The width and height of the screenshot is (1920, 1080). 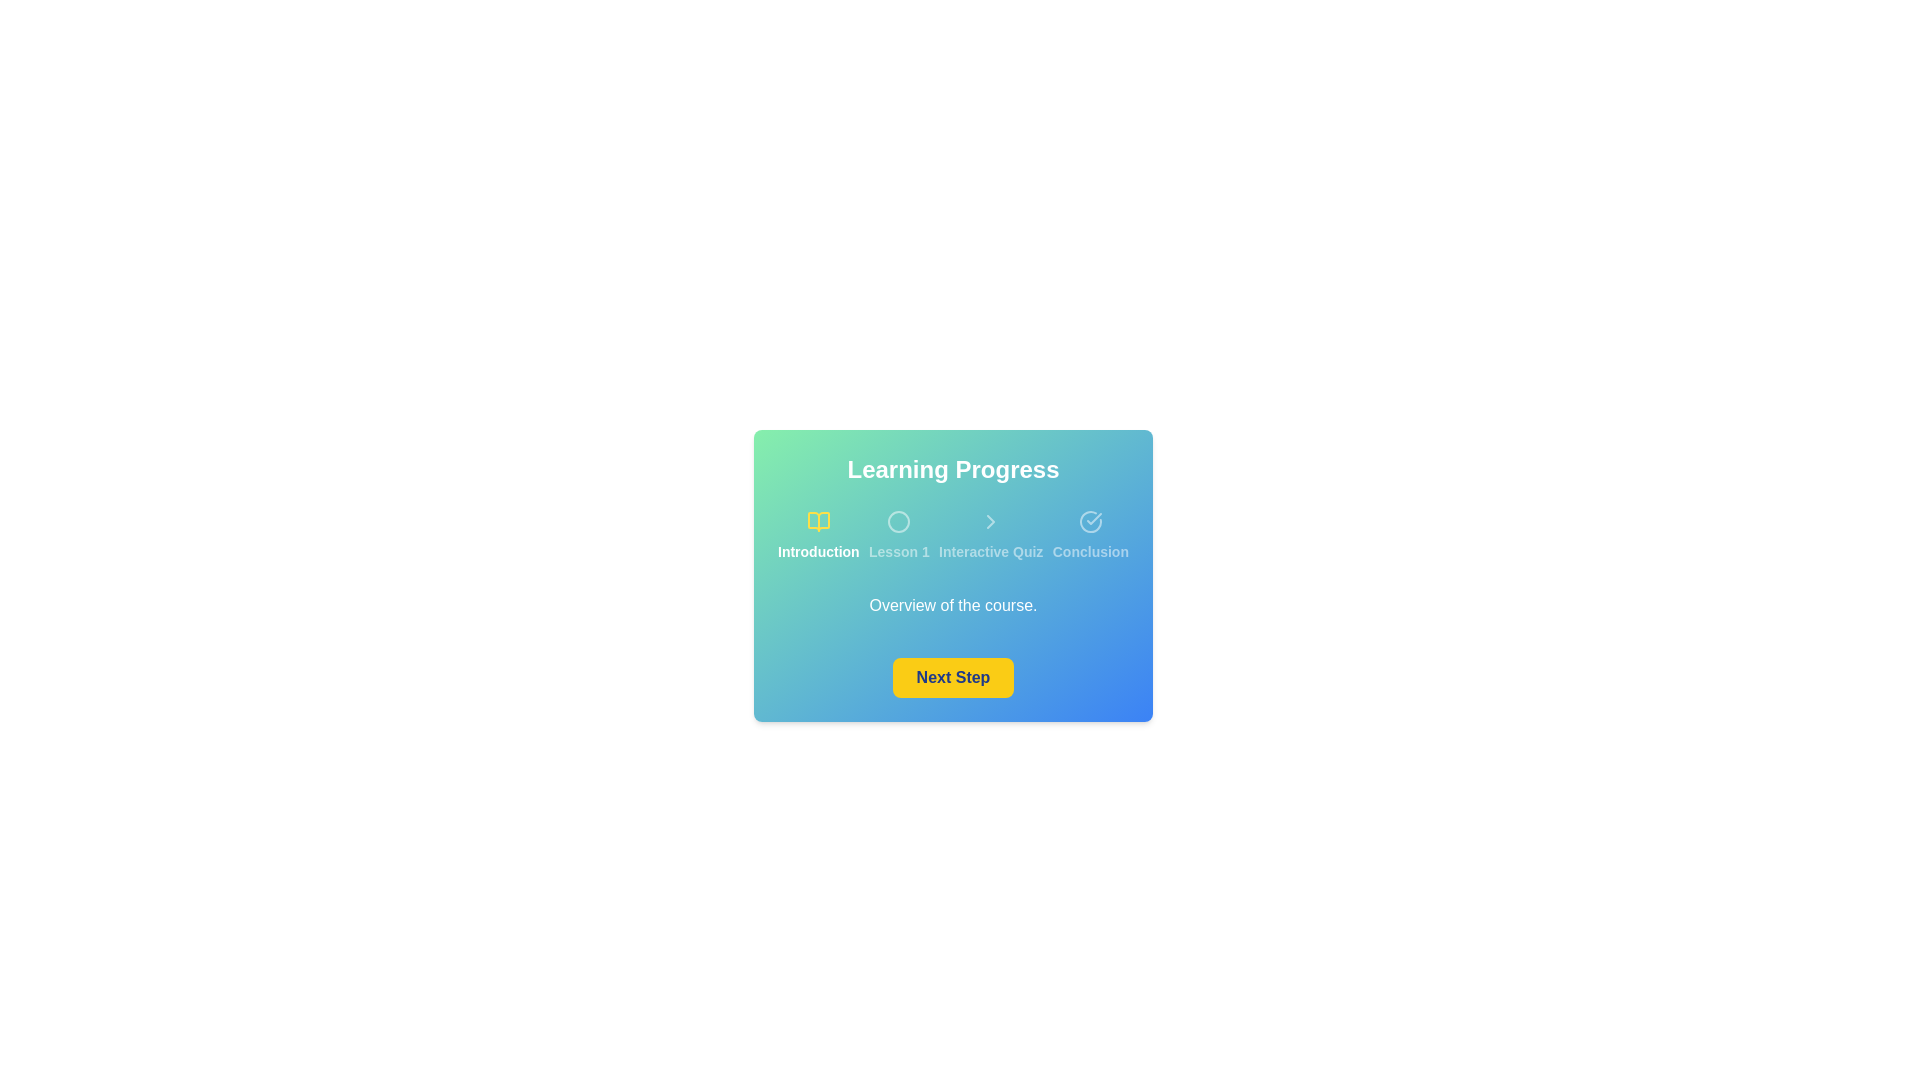 What do you see at coordinates (818, 520) in the screenshot?
I see `the book icon located at the top left of the 'Learning Progress' card, adjacent to the label 'Introduction'` at bounding box center [818, 520].